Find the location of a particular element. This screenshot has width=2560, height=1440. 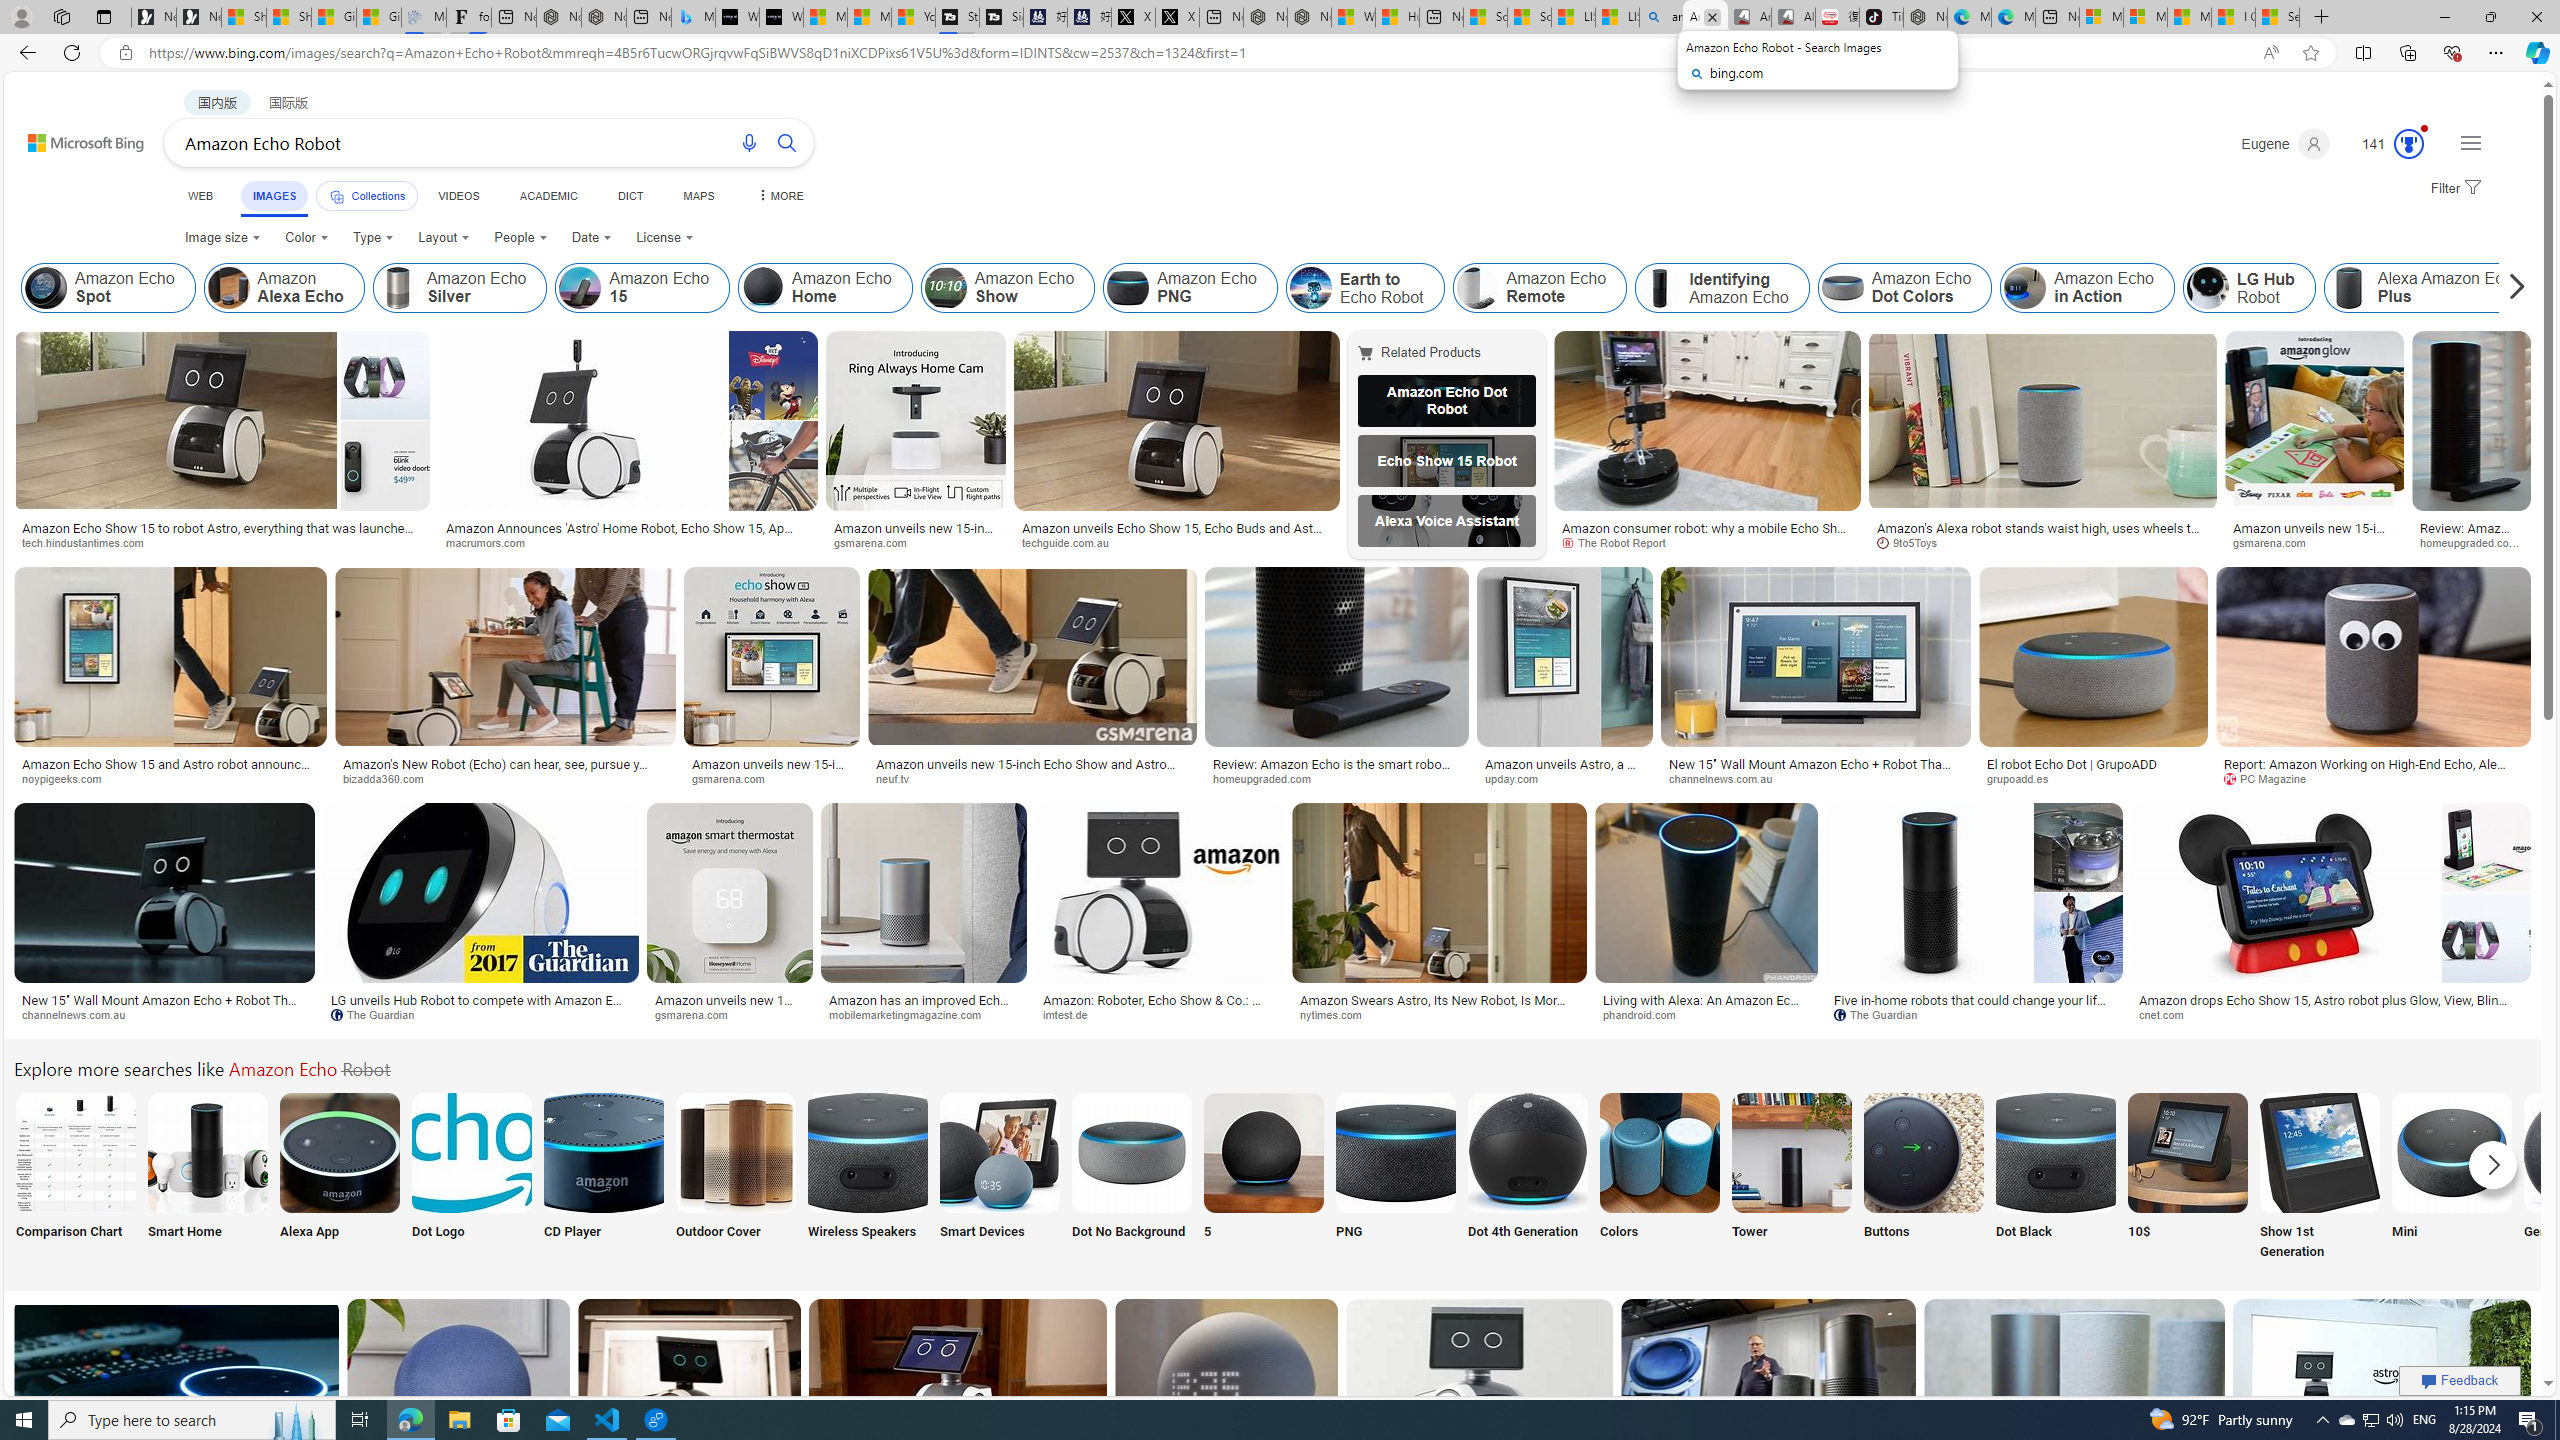

'Color' is located at coordinates (305, 237).